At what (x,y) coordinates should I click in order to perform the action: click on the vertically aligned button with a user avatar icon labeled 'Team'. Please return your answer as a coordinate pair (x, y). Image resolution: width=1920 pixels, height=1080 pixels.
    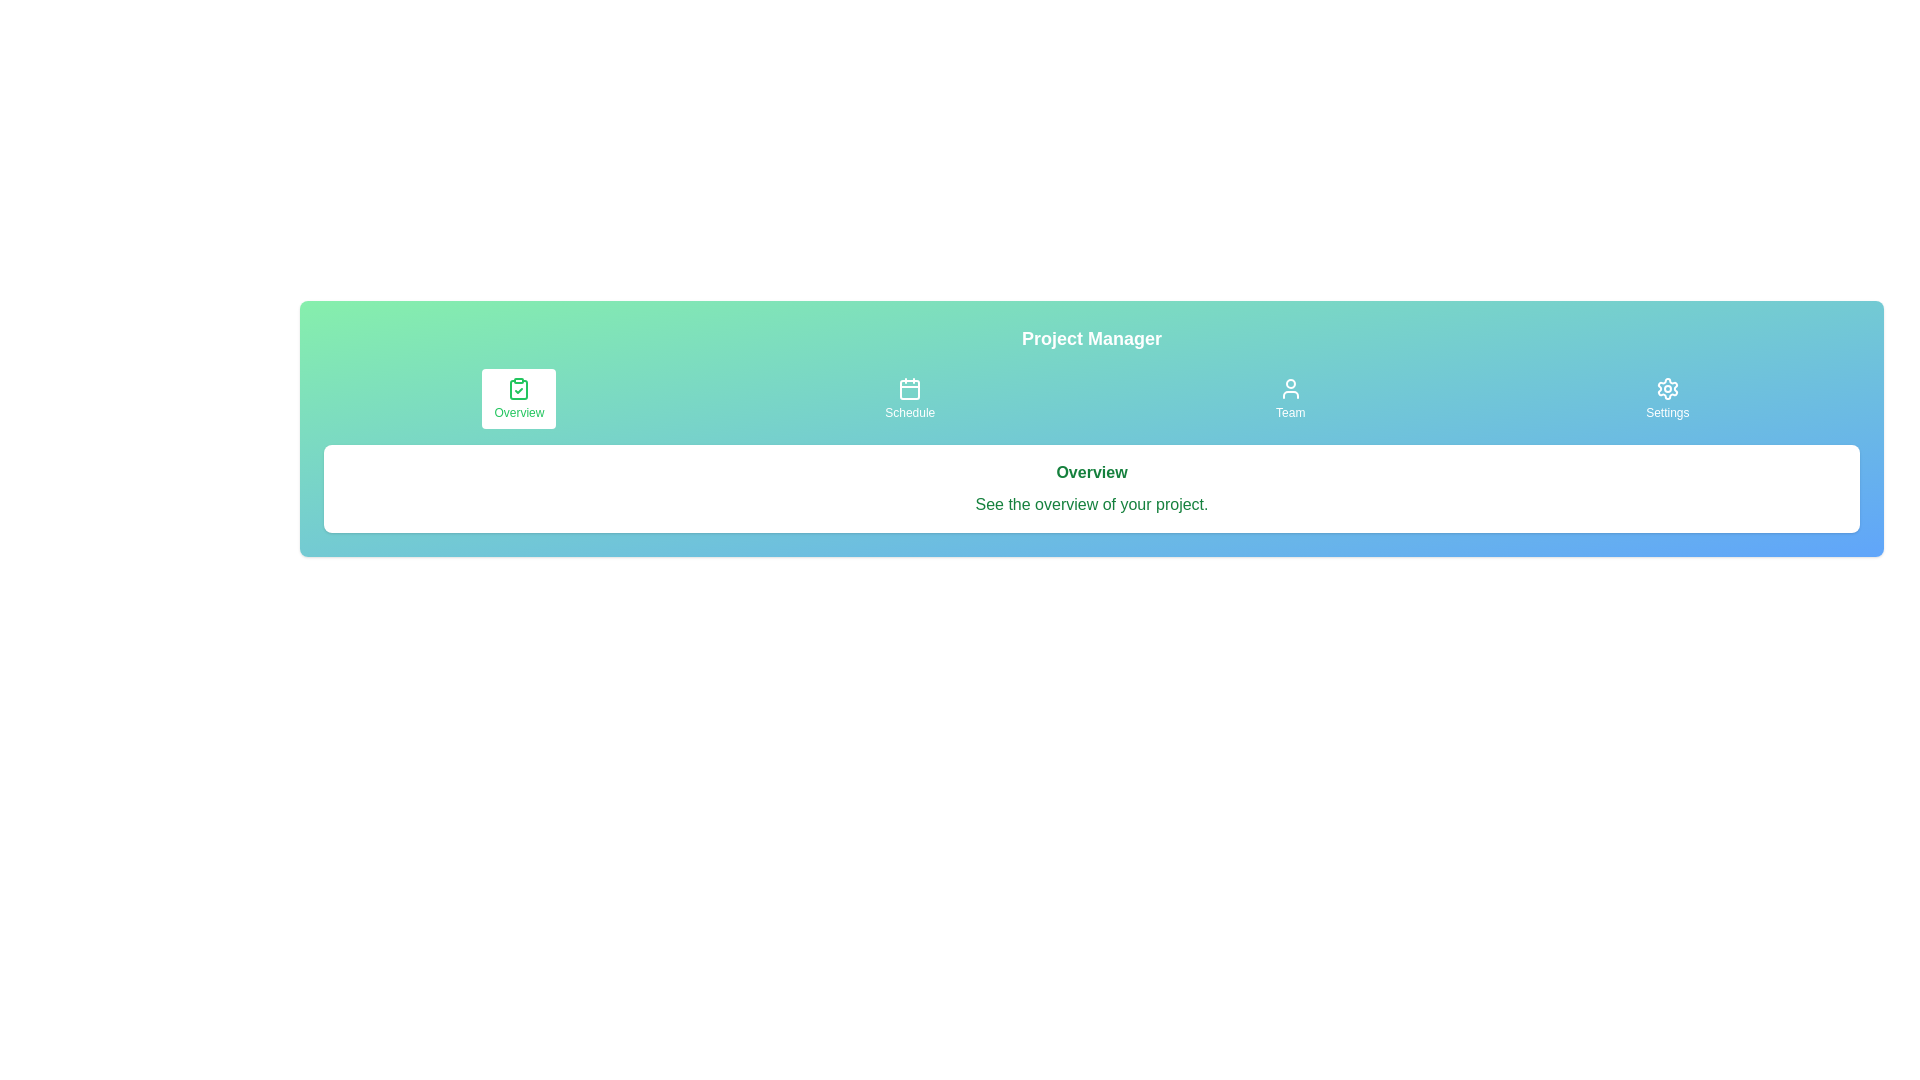
    Looking at the image, I should click on (1290, 398).